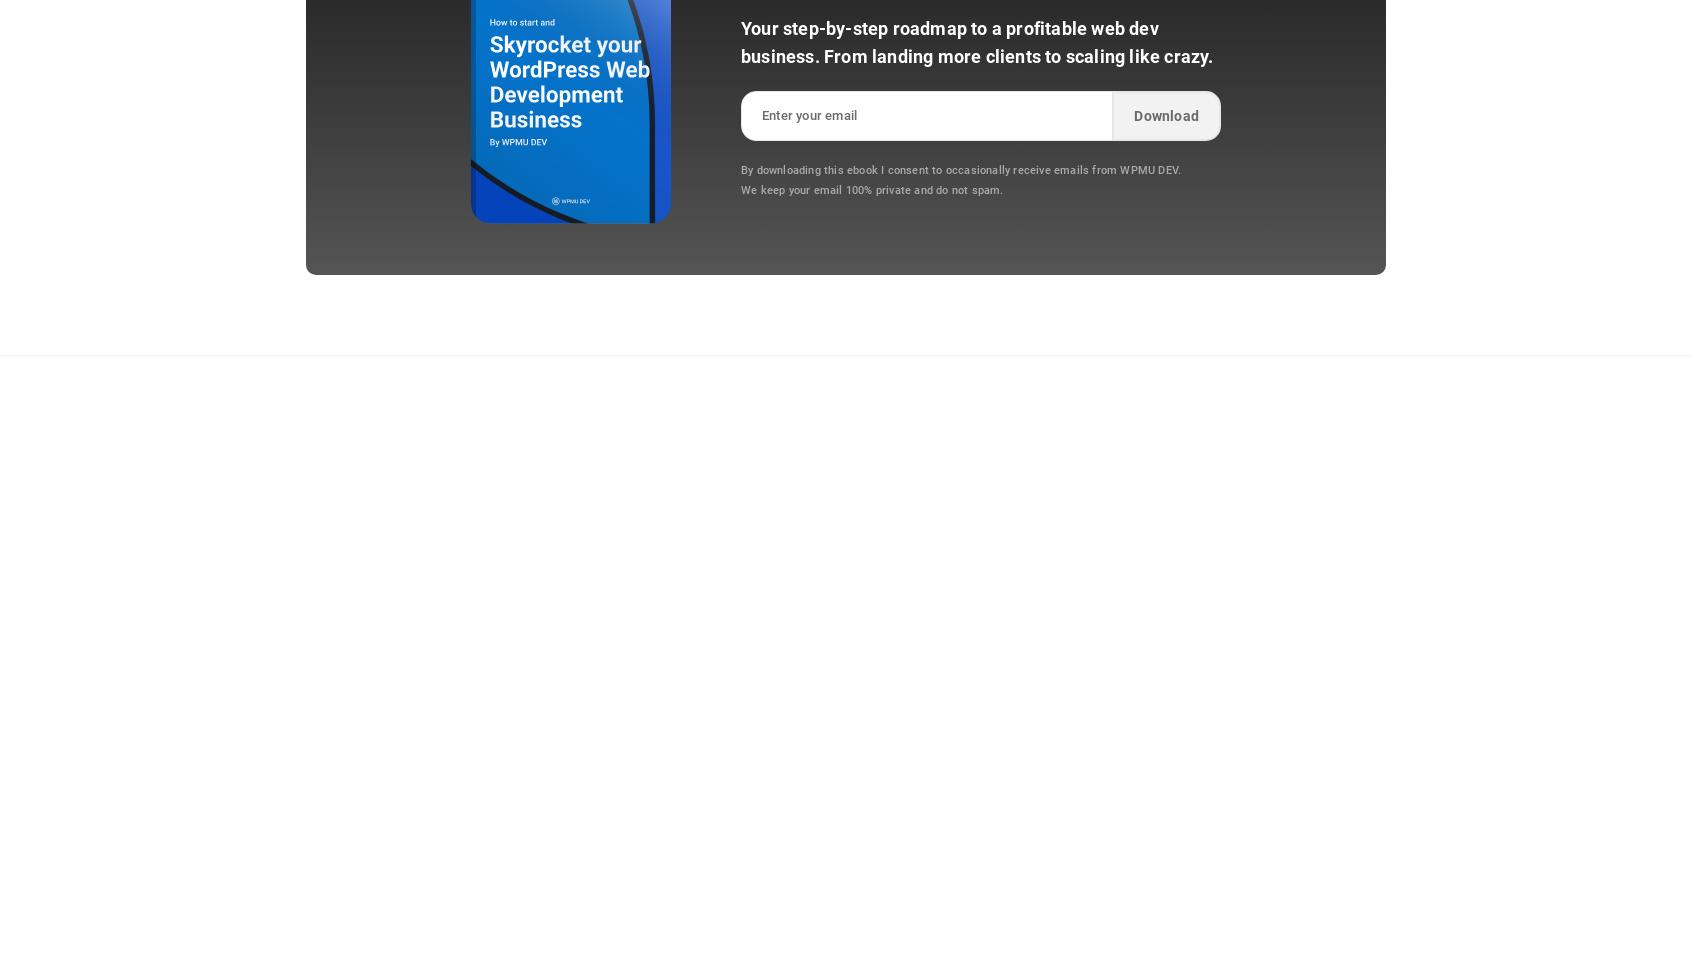 Image resolution: width=1692 pixels, height=974 pixels. What do you see at coordinates (1074, 515) in the screenshot?
I see `'Support'` at bounding box center [1074, 515].